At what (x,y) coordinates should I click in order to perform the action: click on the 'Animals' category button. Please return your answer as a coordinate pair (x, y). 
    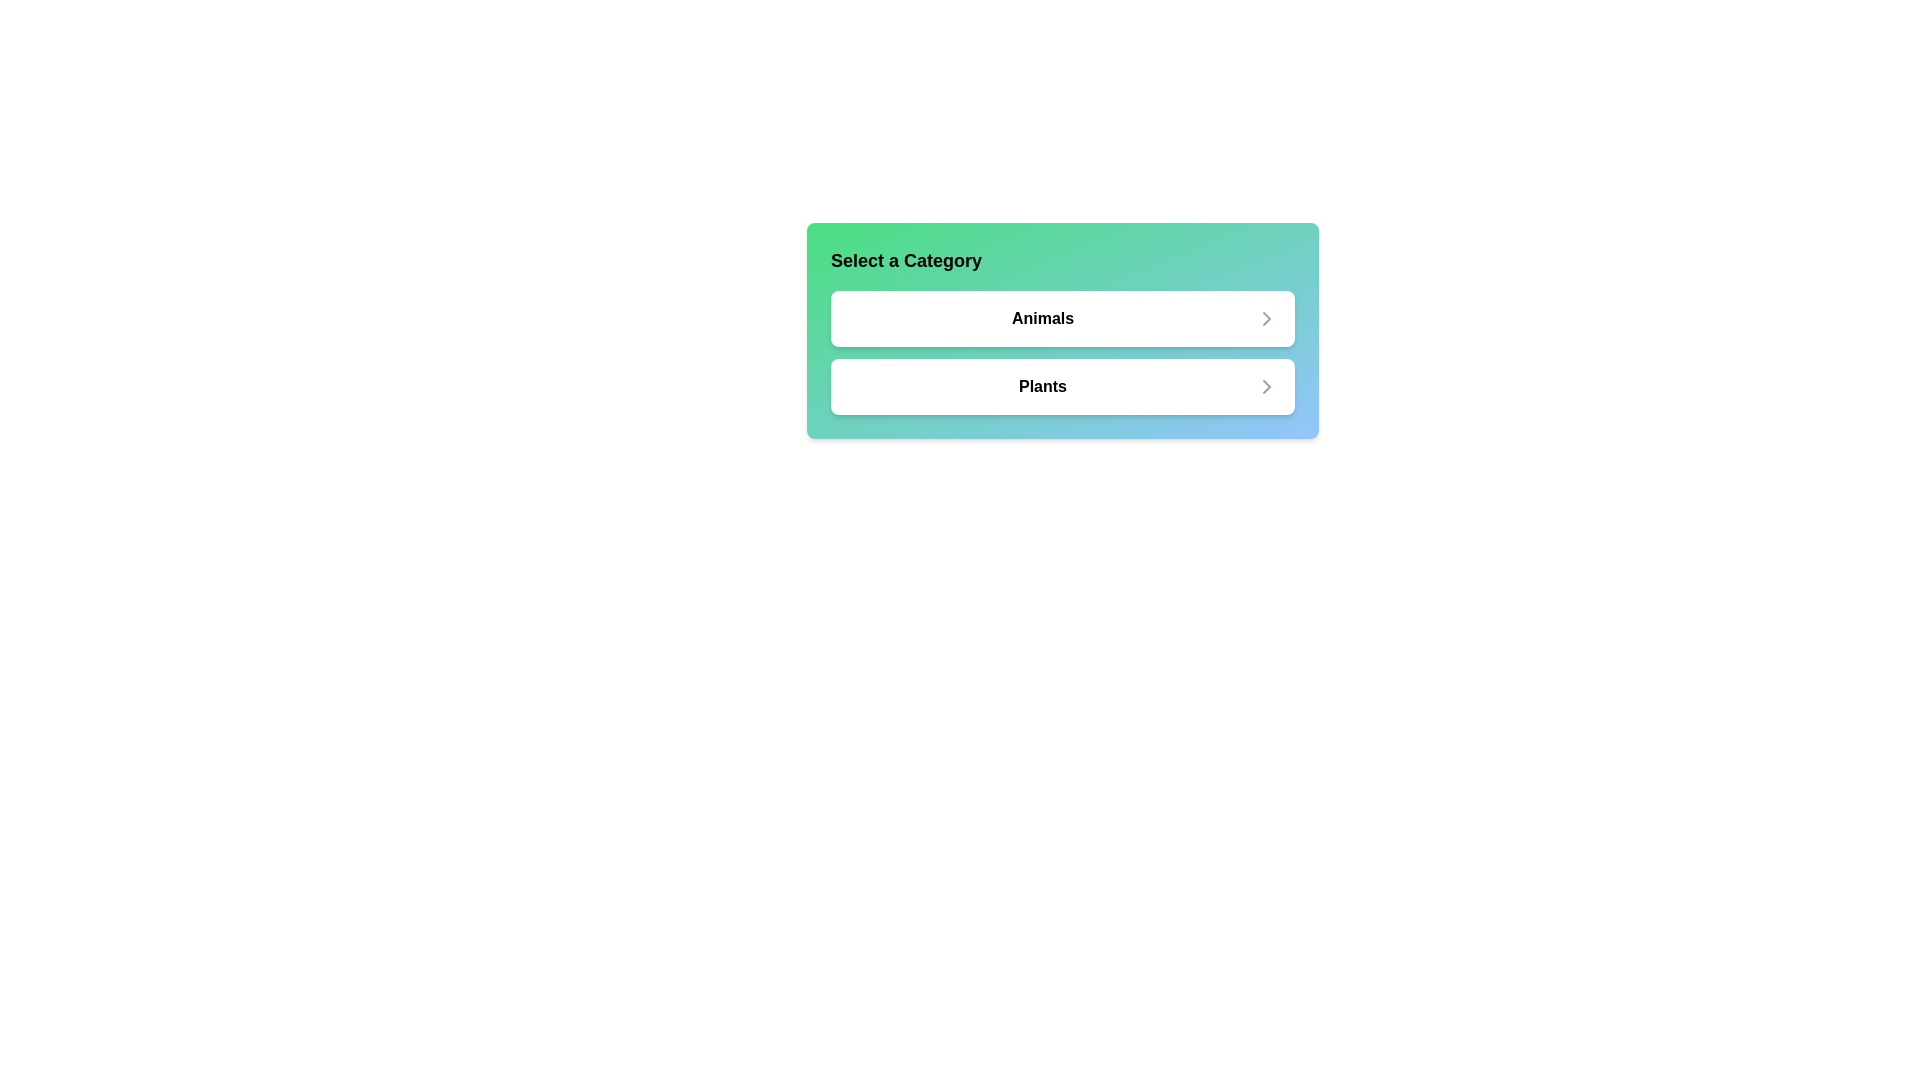
    Looking at the image, I should click on (1061, 330).